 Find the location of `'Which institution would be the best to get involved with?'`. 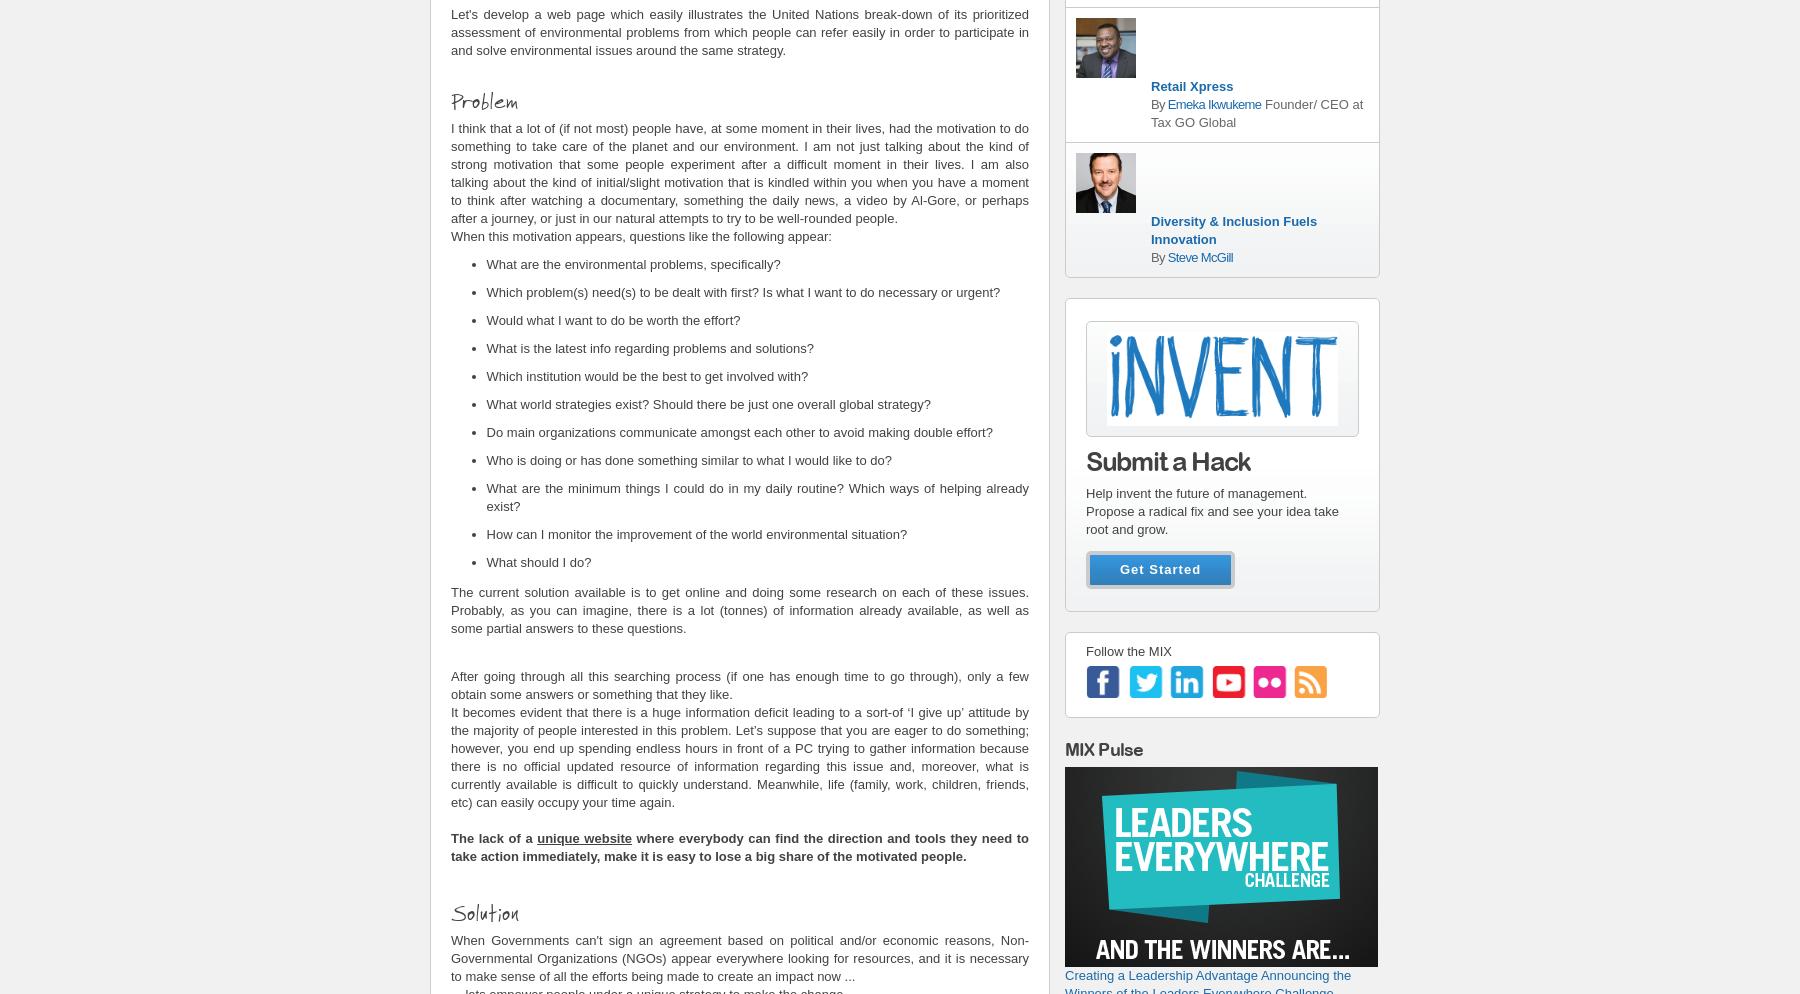

'Which institution would be the best to get involved with?' is located at coordinates (648, 375).